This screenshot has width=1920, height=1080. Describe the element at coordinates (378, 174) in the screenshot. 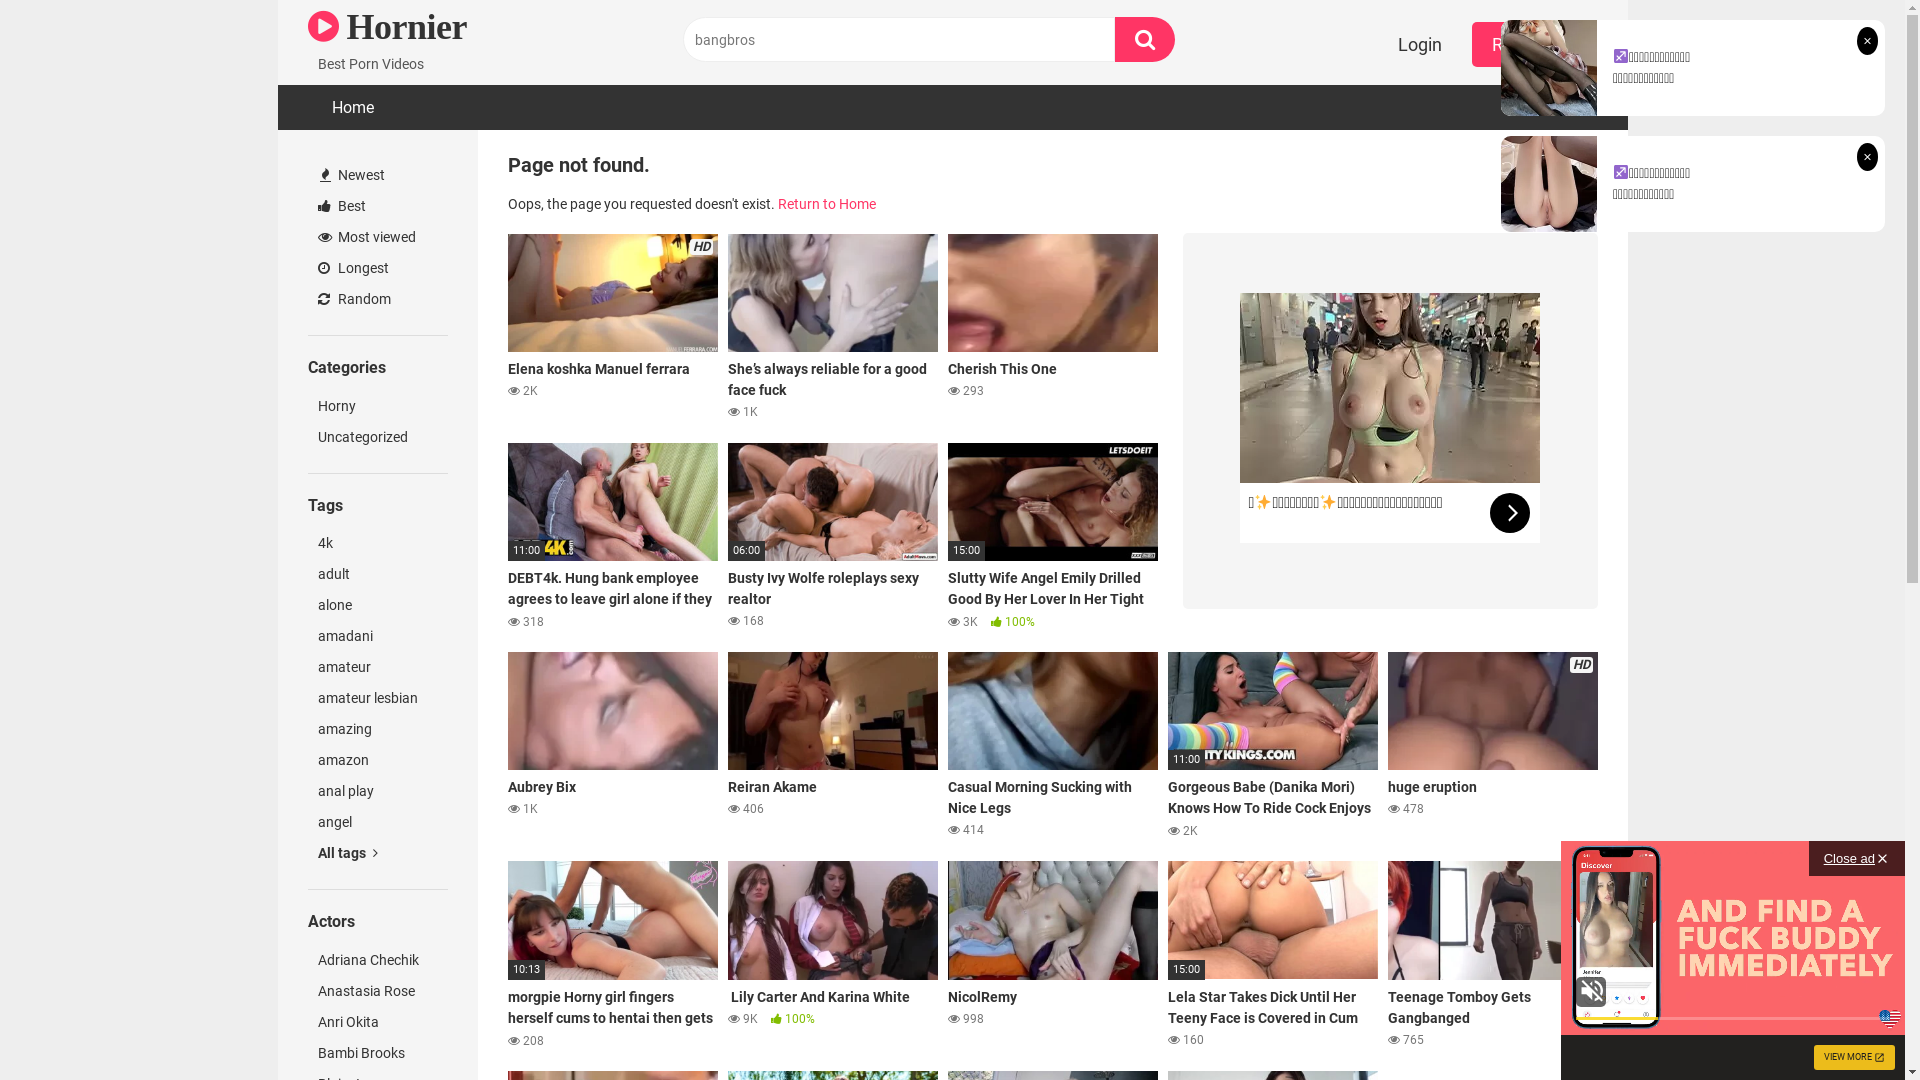

I see `'Newest'` at that location.